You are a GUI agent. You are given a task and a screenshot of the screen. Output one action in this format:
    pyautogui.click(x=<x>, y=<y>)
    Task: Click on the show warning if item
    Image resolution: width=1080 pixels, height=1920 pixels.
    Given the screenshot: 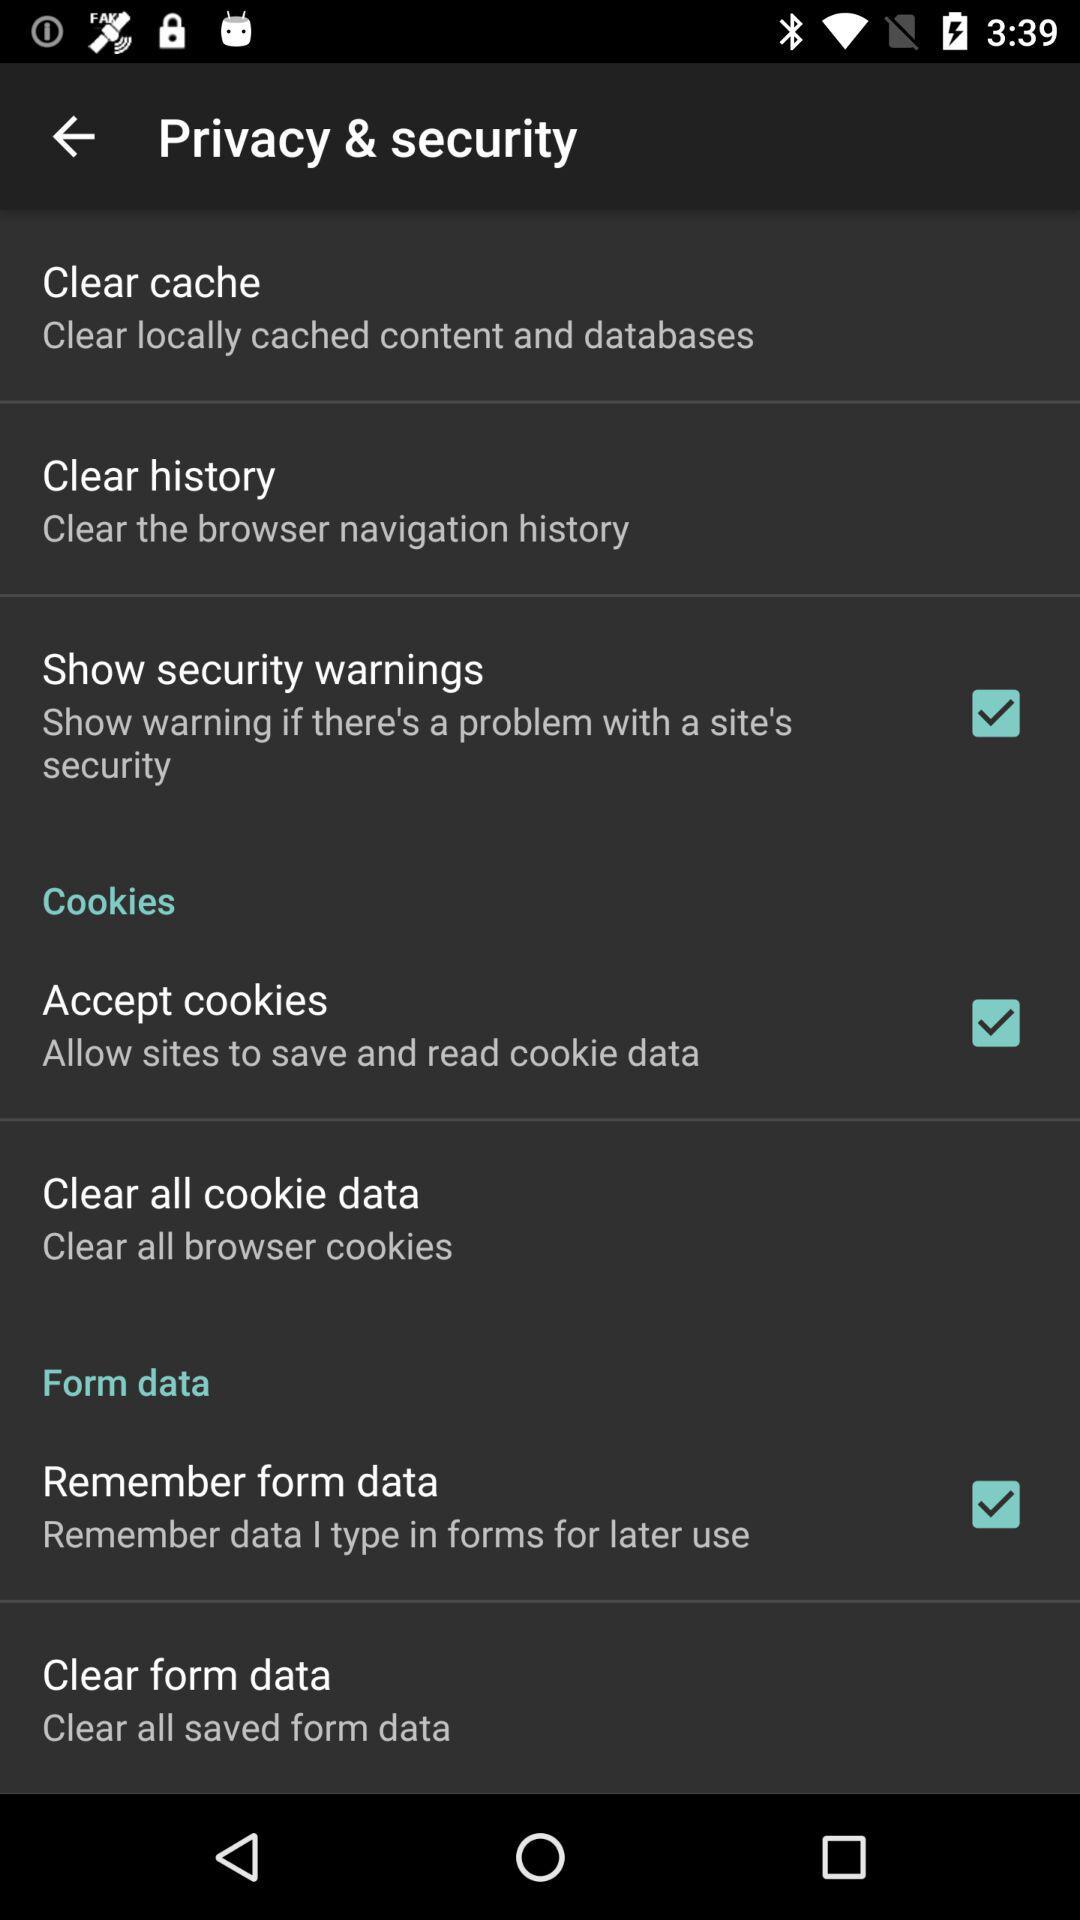 What is the action you would take?
    pyautogui.click(x=477, y=741)
    